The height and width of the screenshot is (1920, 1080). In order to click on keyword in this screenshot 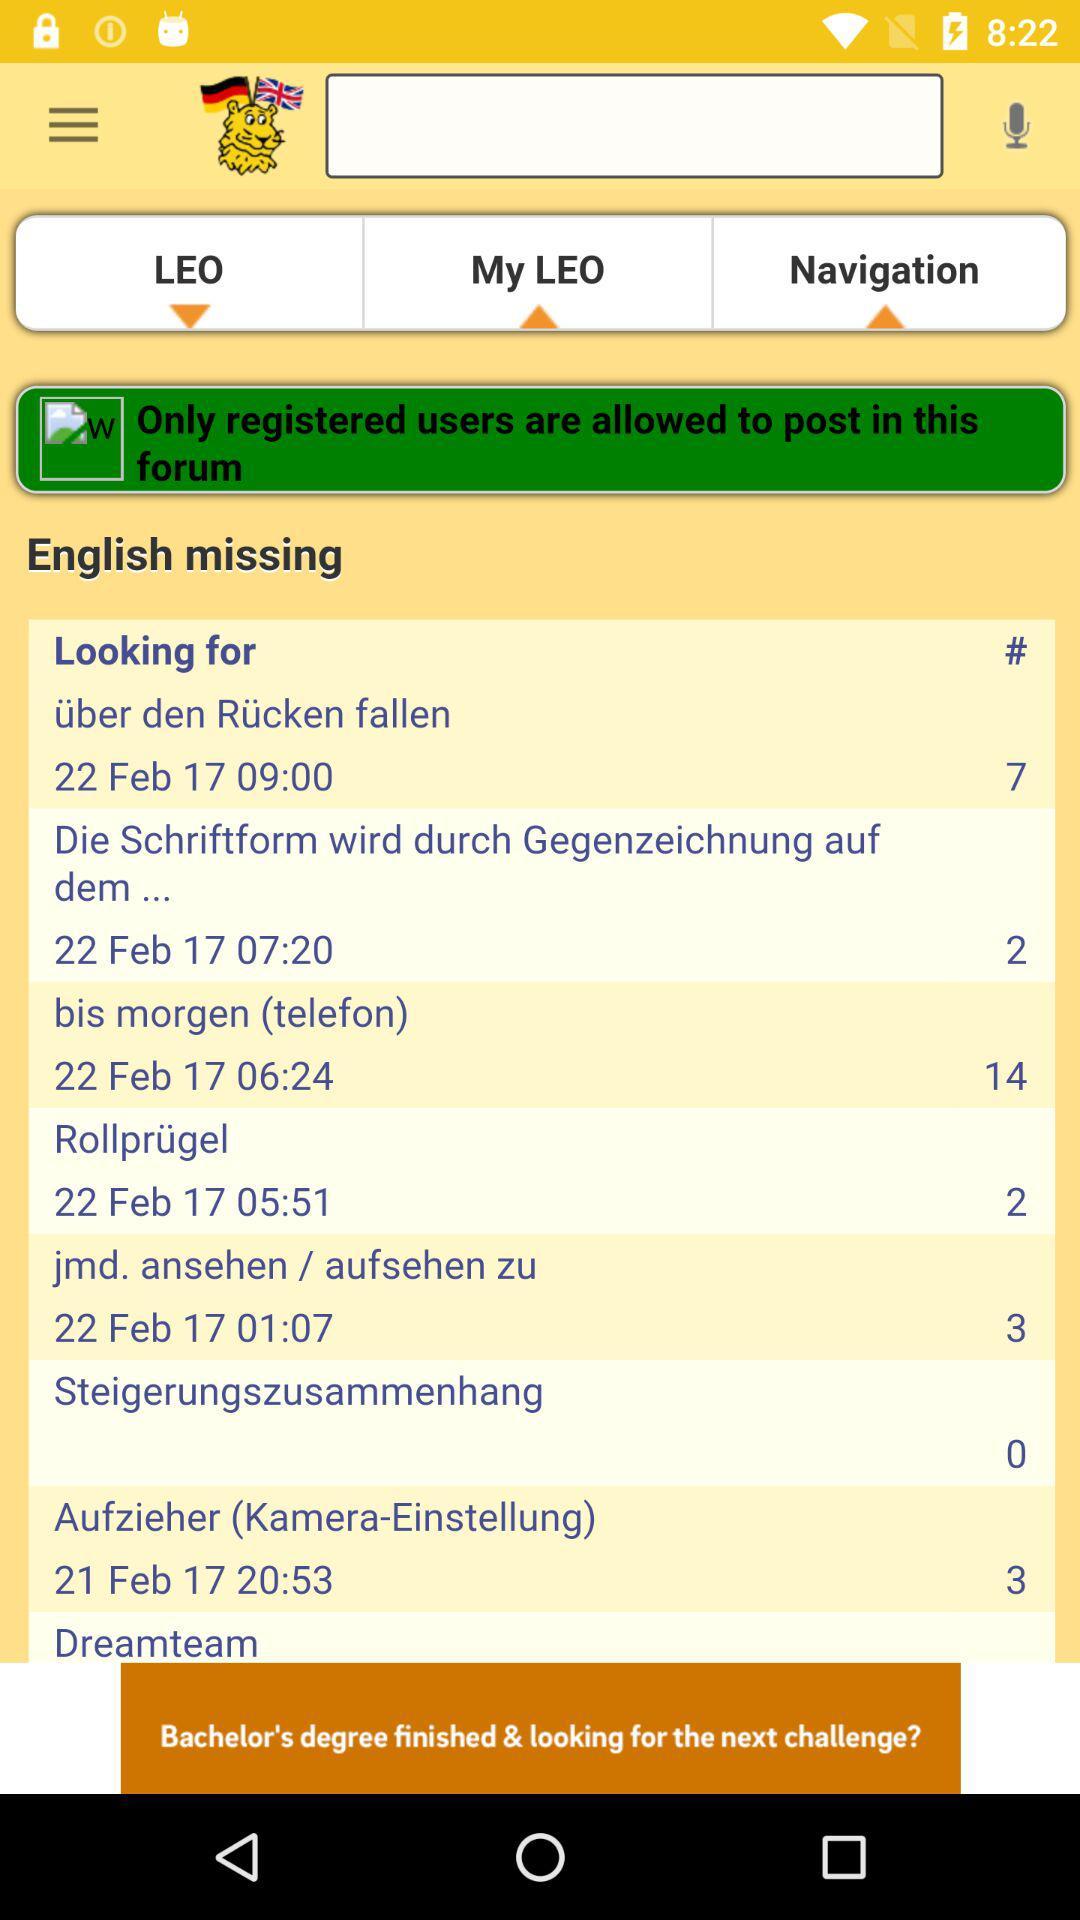, I will do `click(634, 124)`.